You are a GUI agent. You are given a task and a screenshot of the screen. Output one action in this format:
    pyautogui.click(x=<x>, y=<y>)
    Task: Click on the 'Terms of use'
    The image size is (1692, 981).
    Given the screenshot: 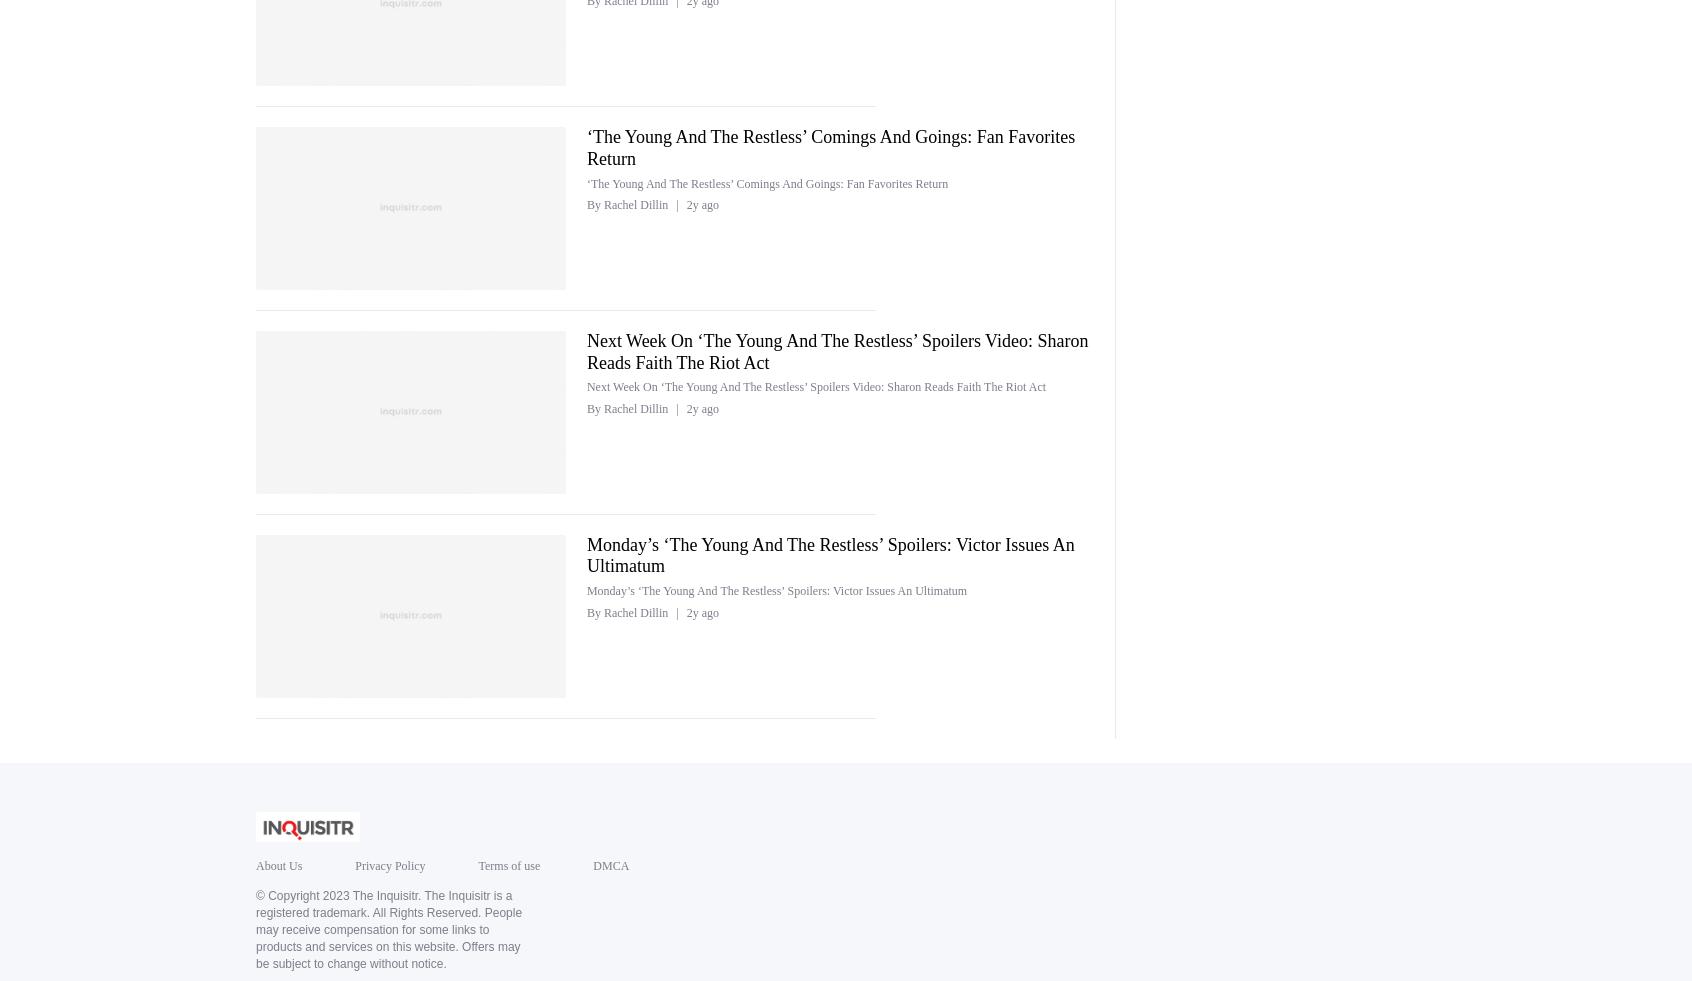 What is the action you would take?
    pyautogui.click(x=508, y=865)
    